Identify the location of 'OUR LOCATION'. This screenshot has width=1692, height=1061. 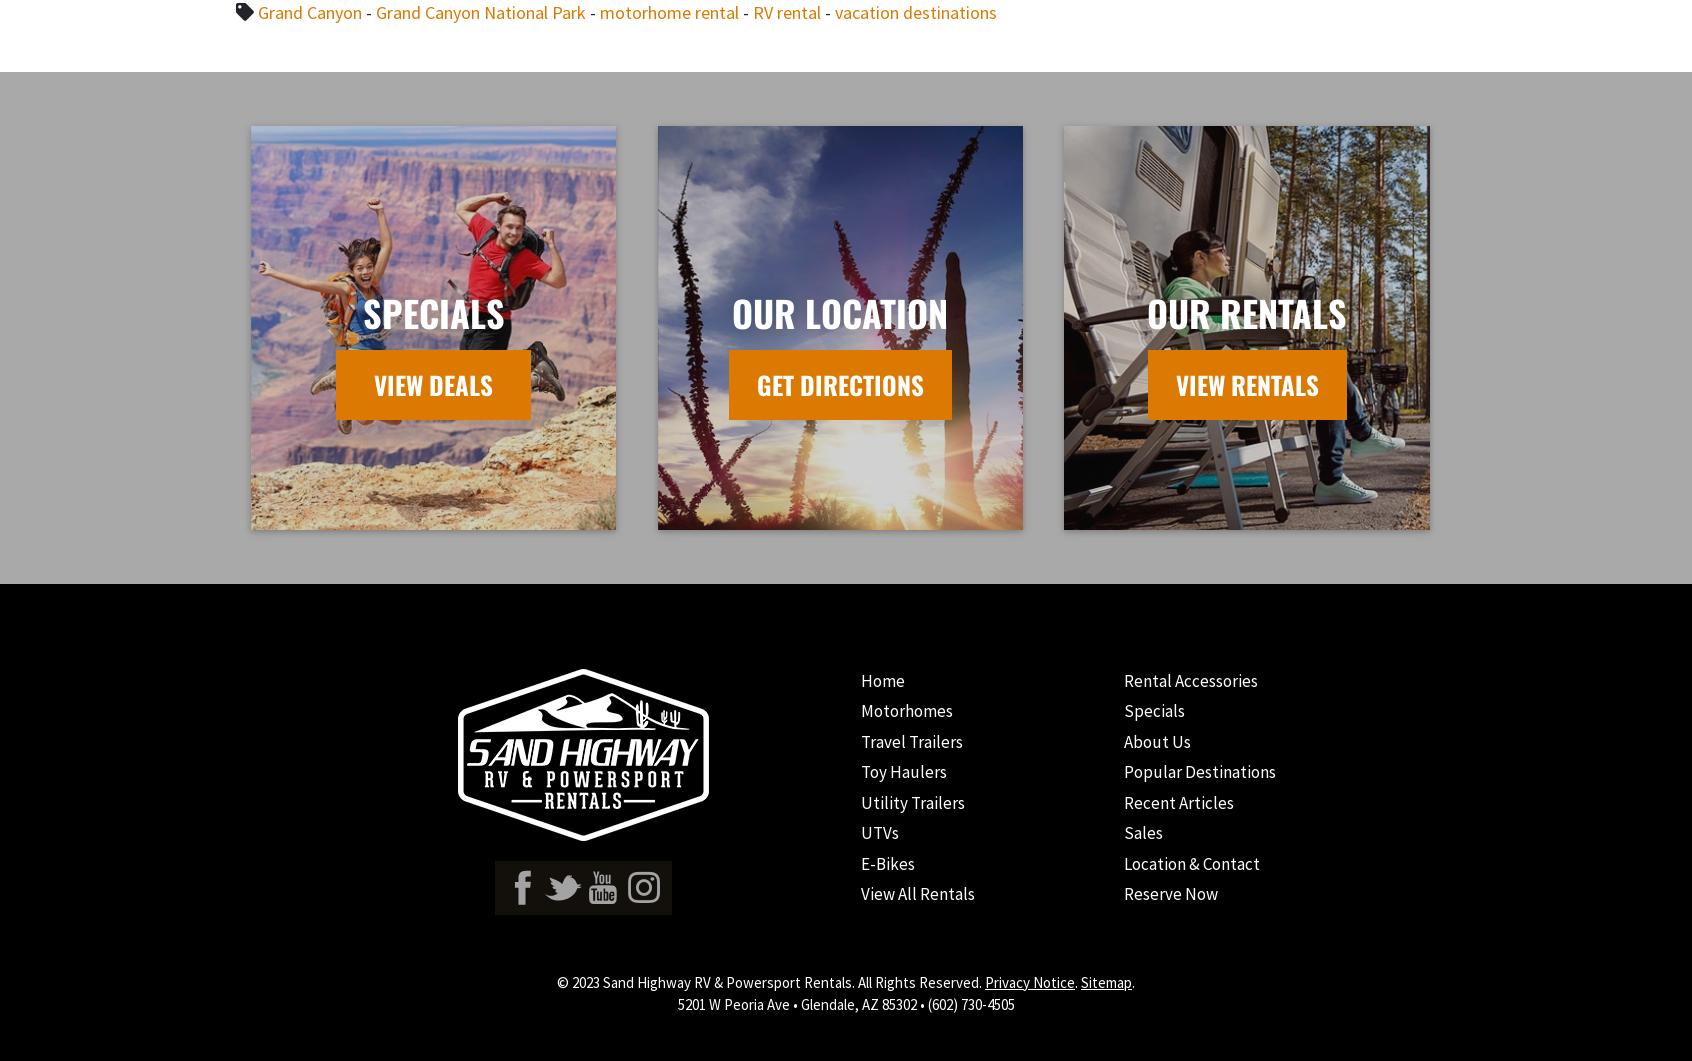
(840, 310).